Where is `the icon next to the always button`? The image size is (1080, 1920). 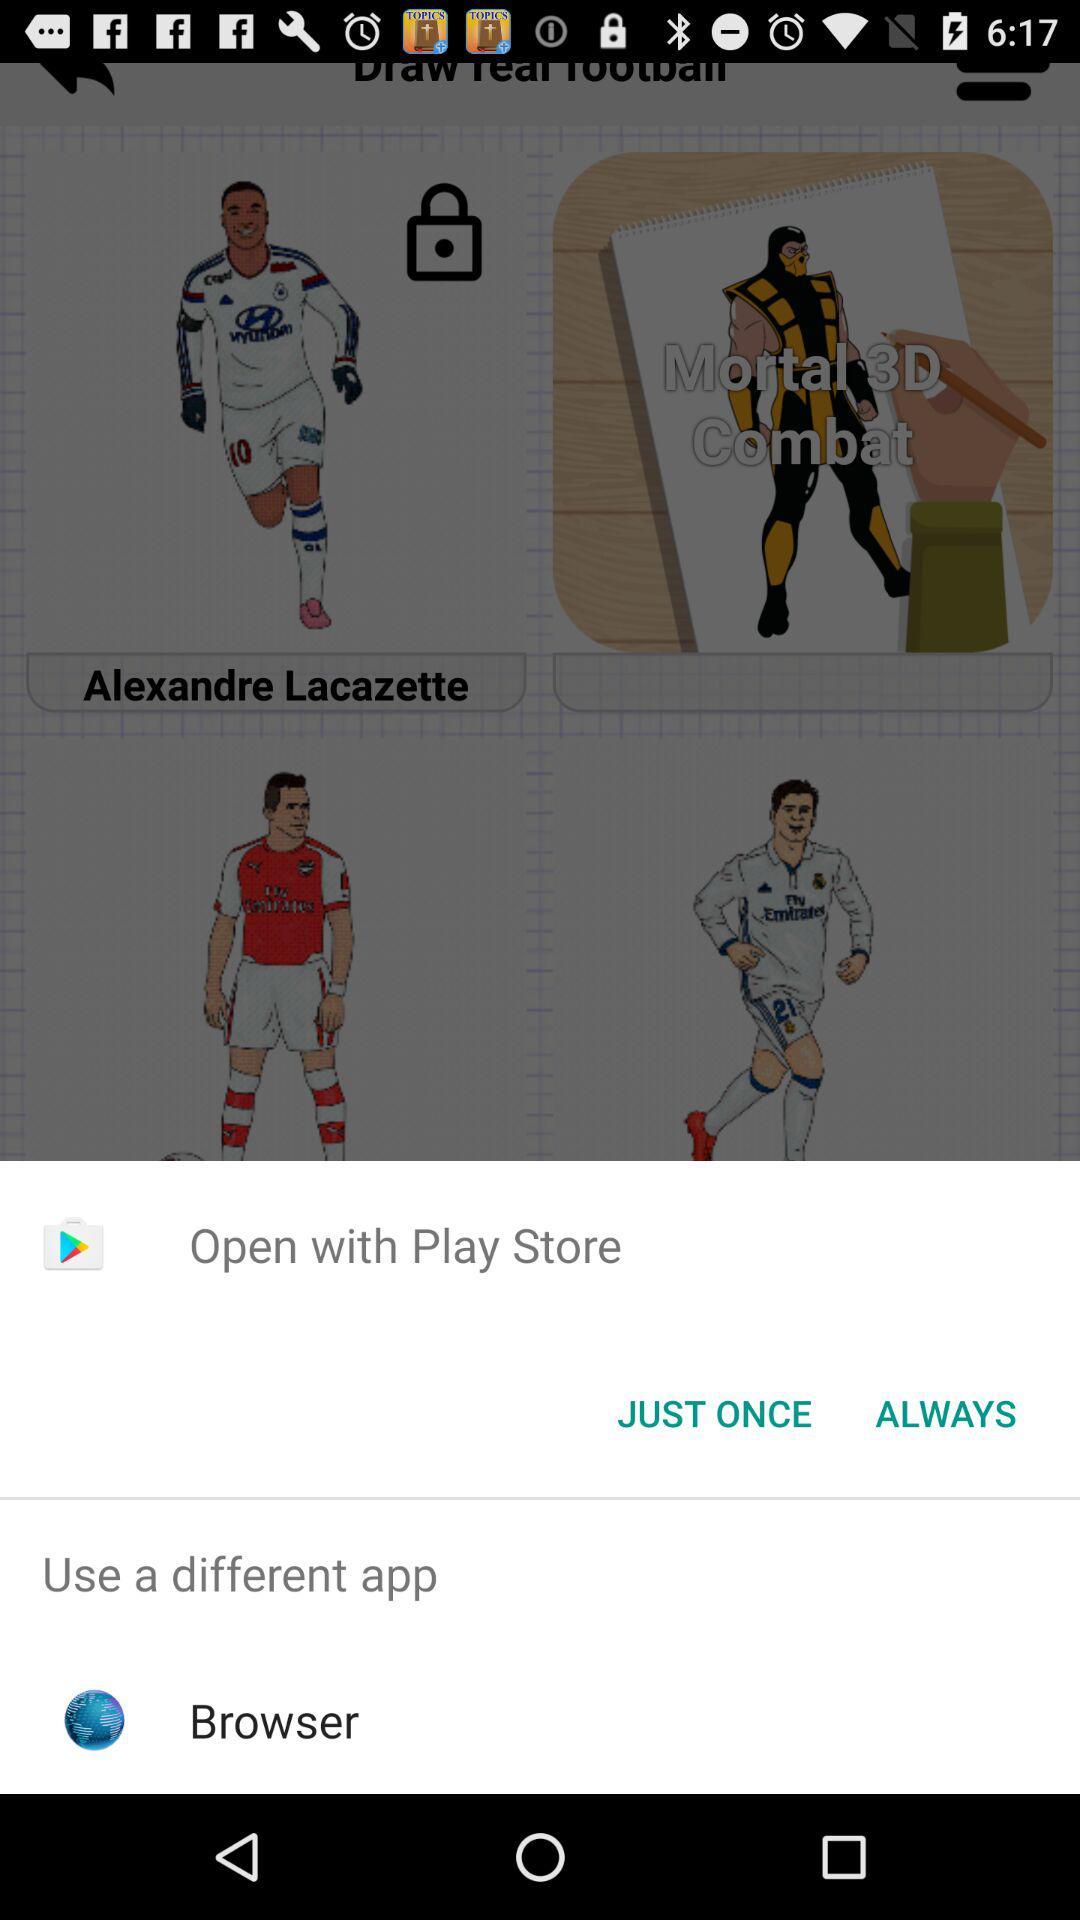 the icon next to the always button is located at coordinates (713, 1411).